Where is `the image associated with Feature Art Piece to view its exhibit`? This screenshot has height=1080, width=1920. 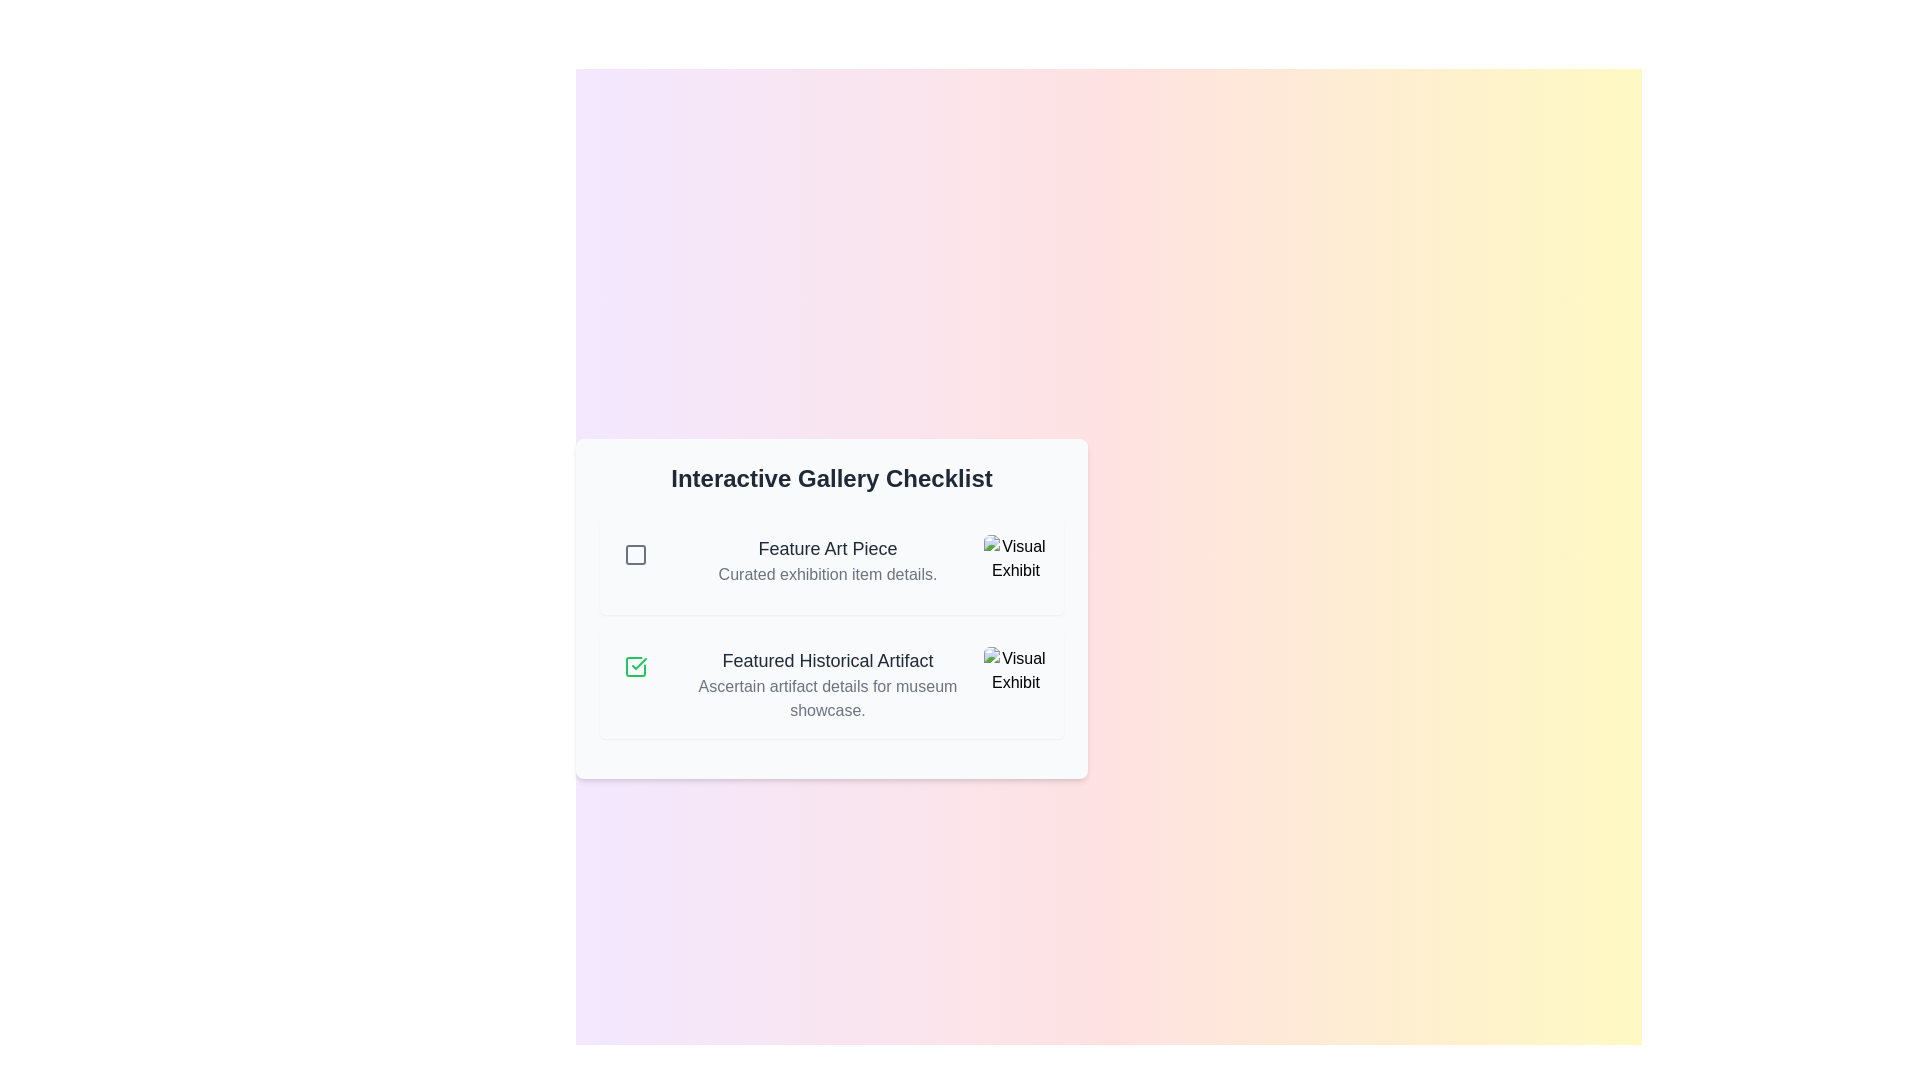
the image associated with Feature Art Piece to view its exhibit is located at coordinates (1016, 567).